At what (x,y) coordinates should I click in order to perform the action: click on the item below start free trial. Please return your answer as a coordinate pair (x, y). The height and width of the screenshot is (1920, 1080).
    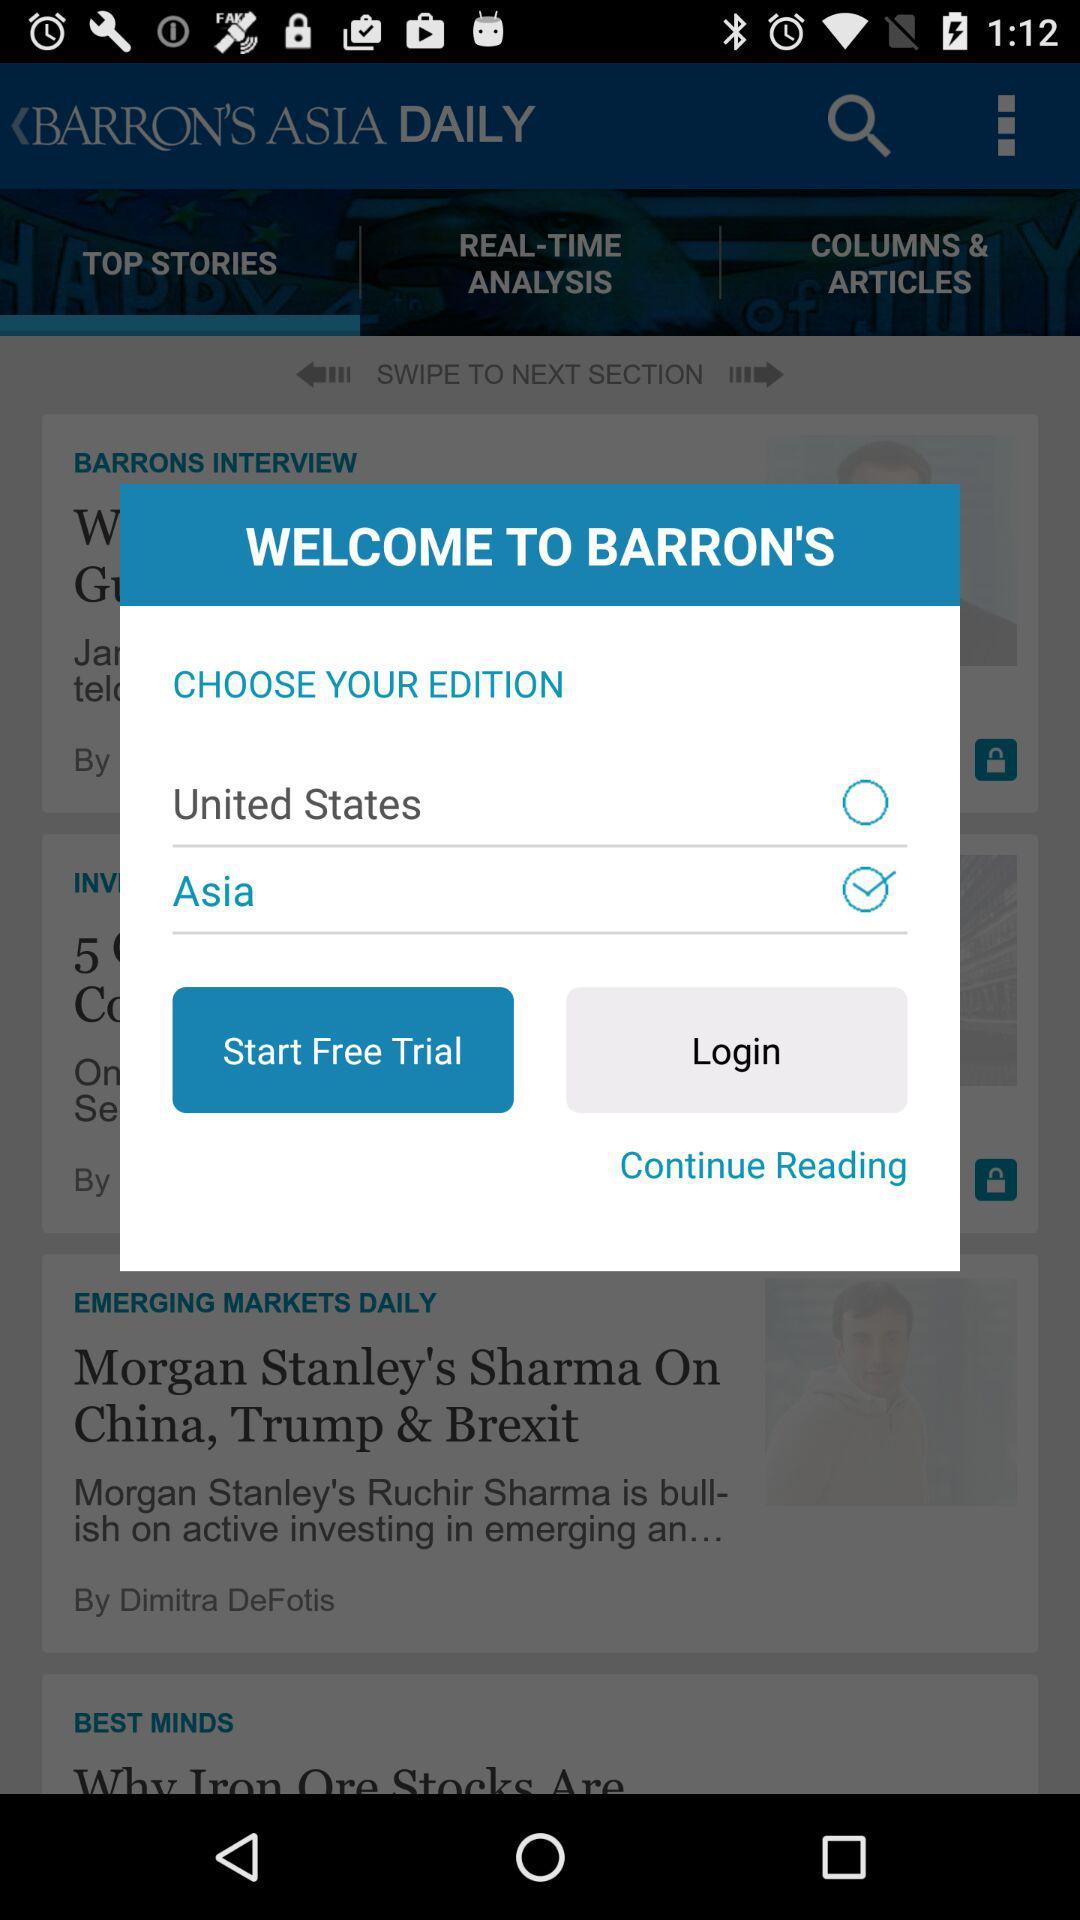
    Looking at the image, I should click on (540, 1163).